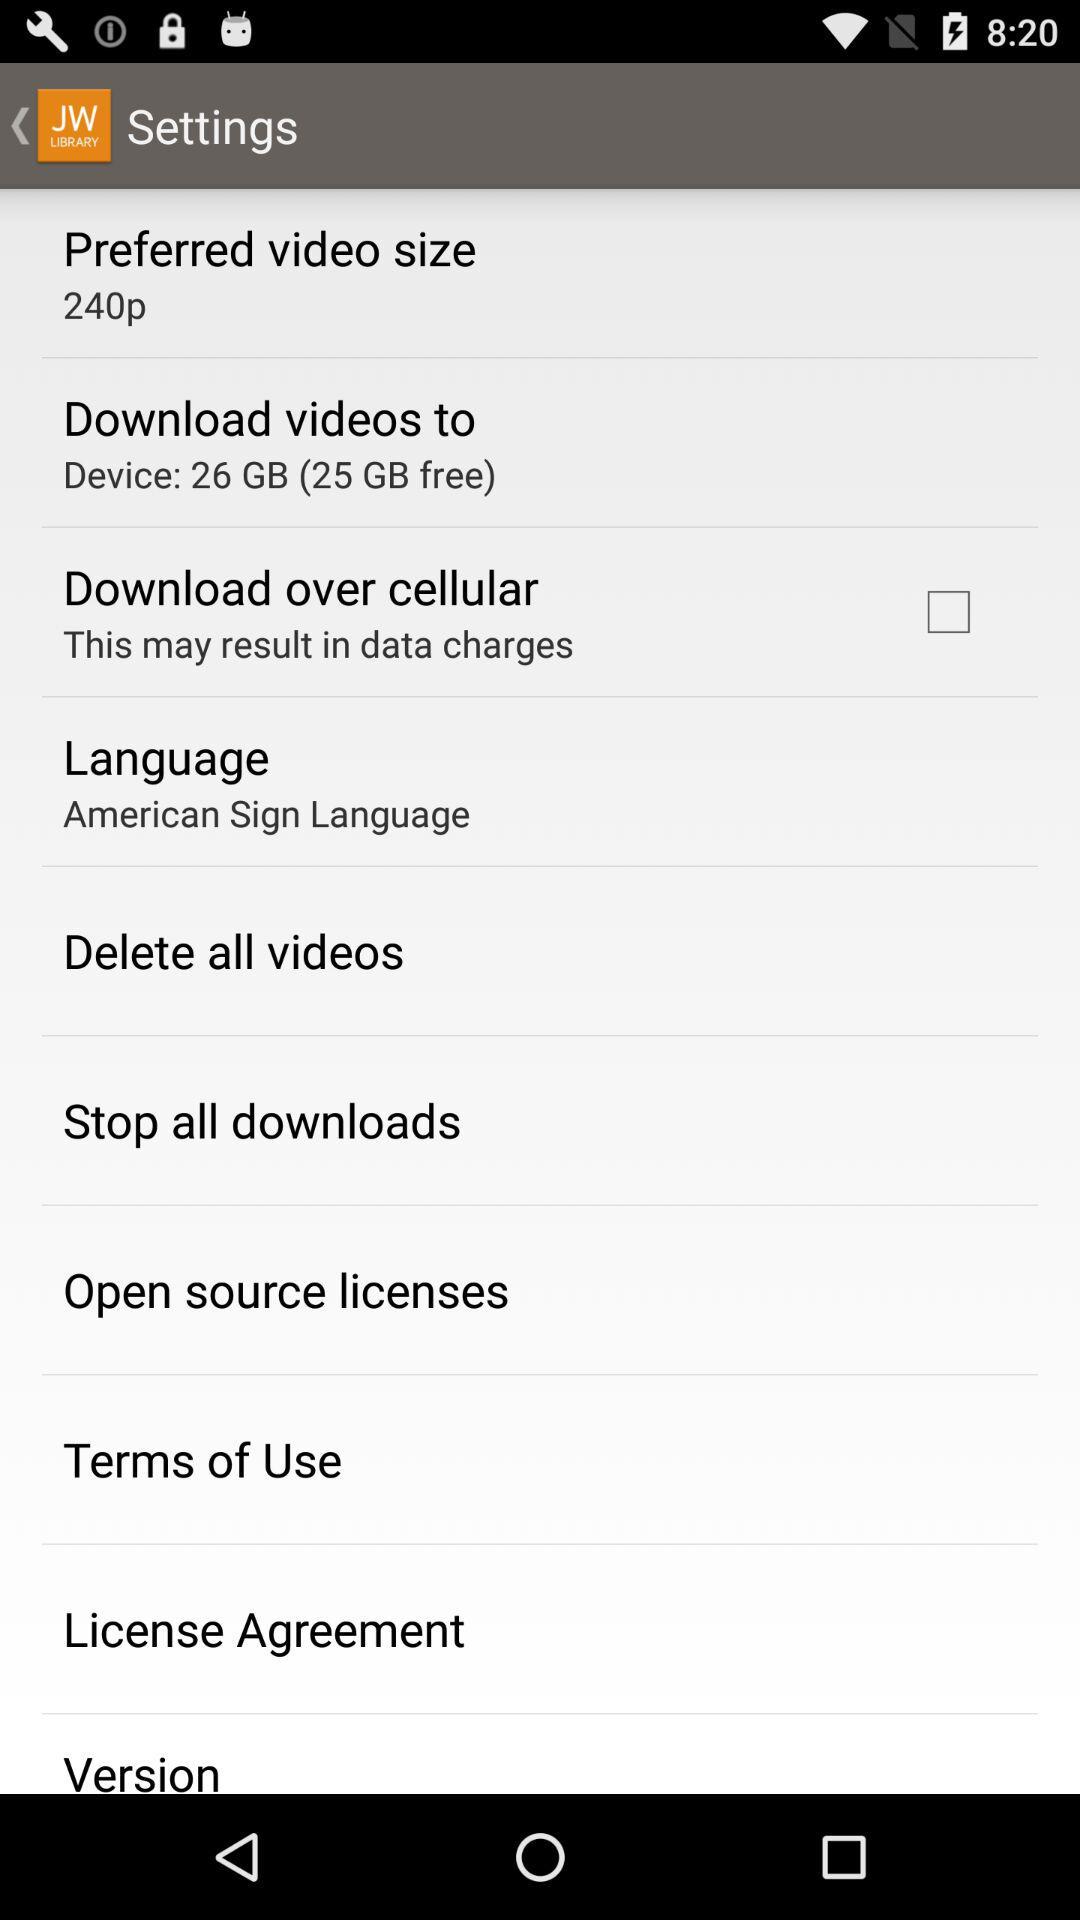  Describe the element at coordinates (104, 303) in the screenshot. I see `240p app` at that location.